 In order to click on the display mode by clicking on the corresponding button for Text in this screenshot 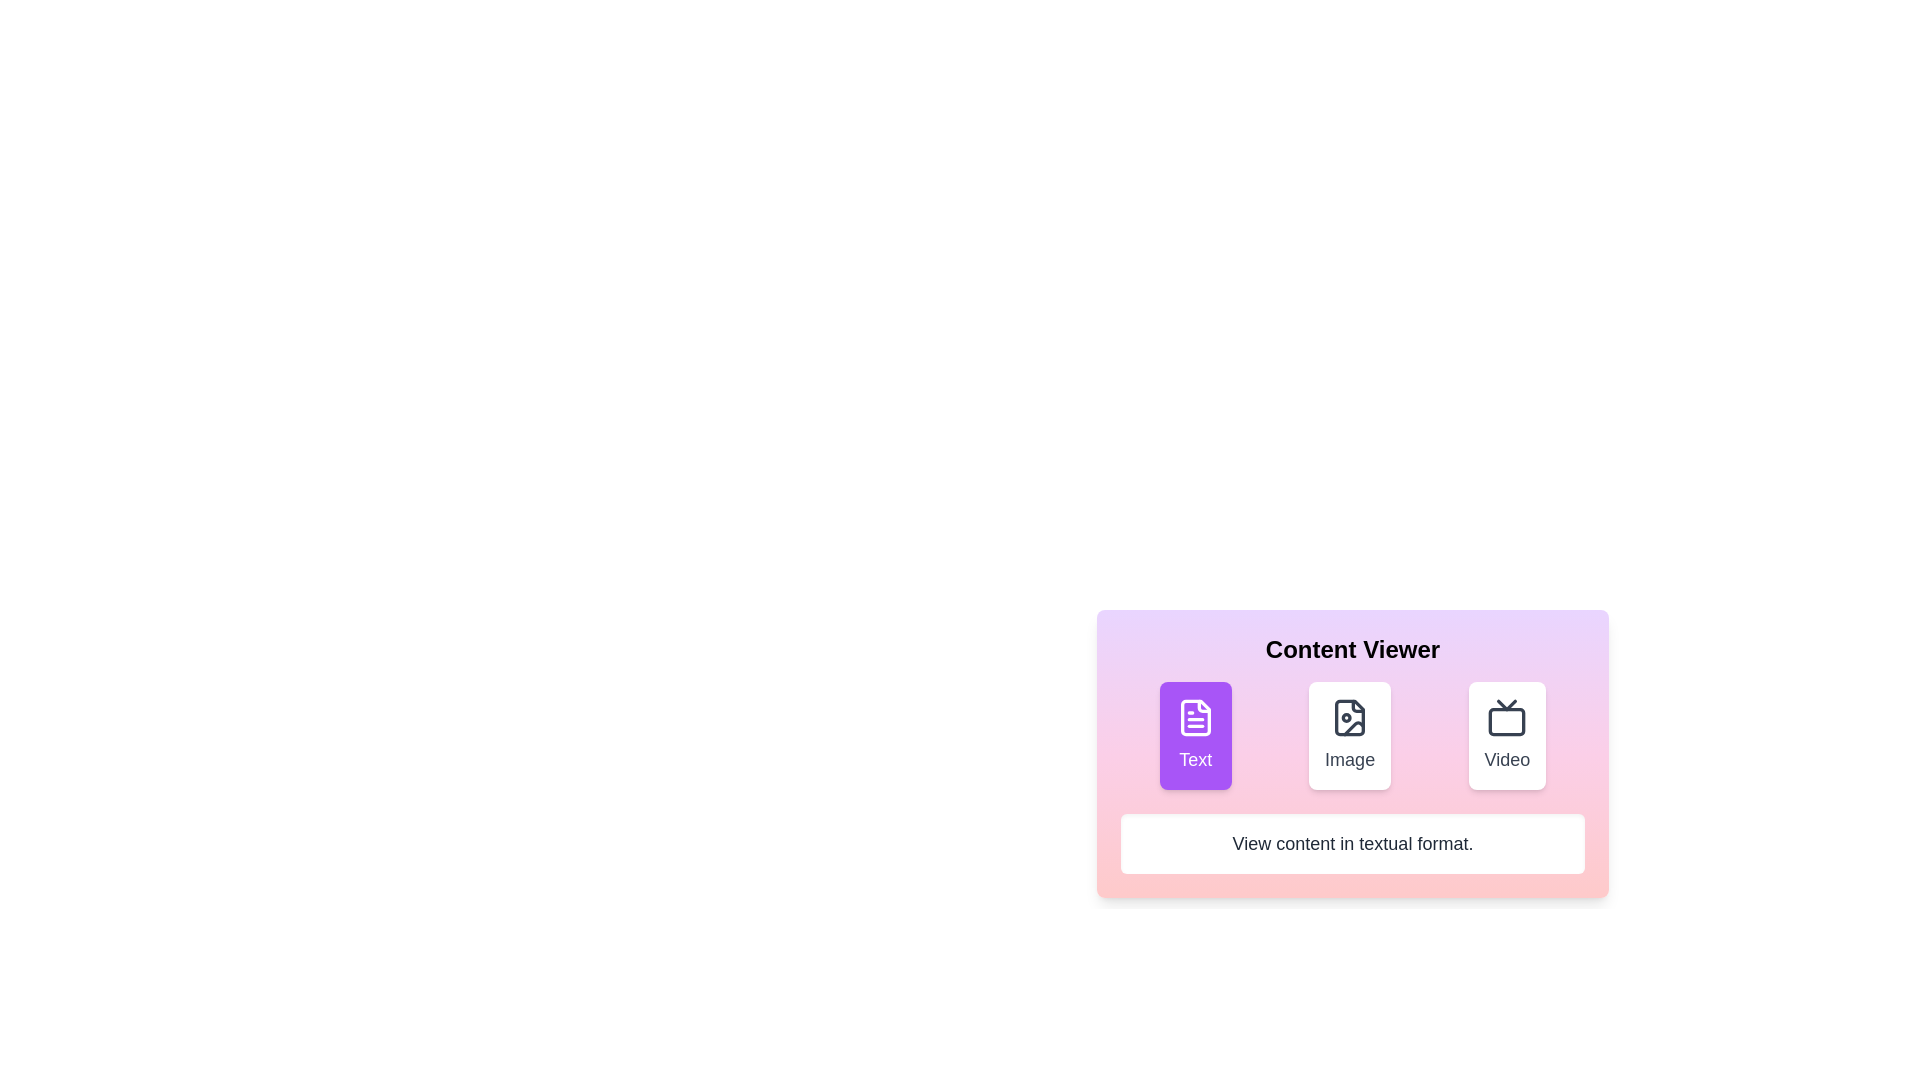, I will do `click(1195, 736)`.